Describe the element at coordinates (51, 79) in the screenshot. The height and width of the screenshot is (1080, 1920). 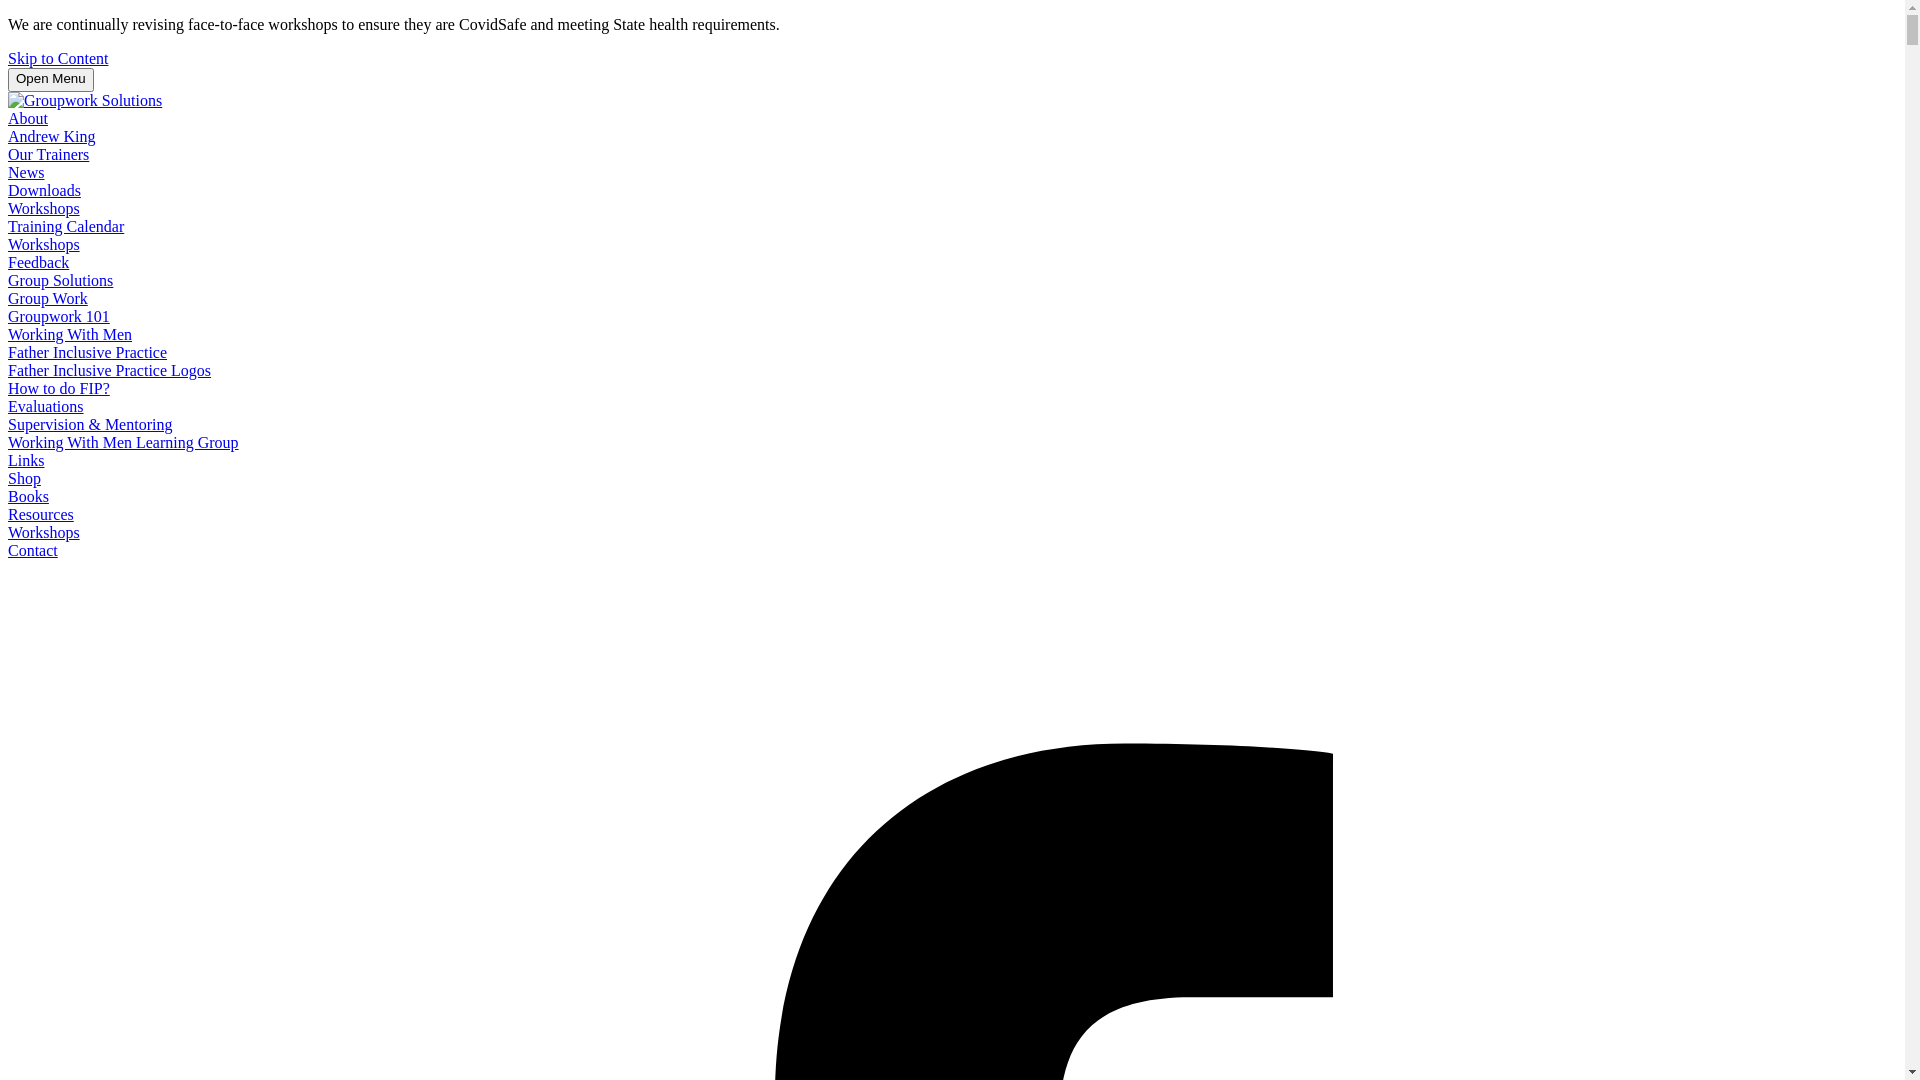
I see `'Open Menu'` at that location.